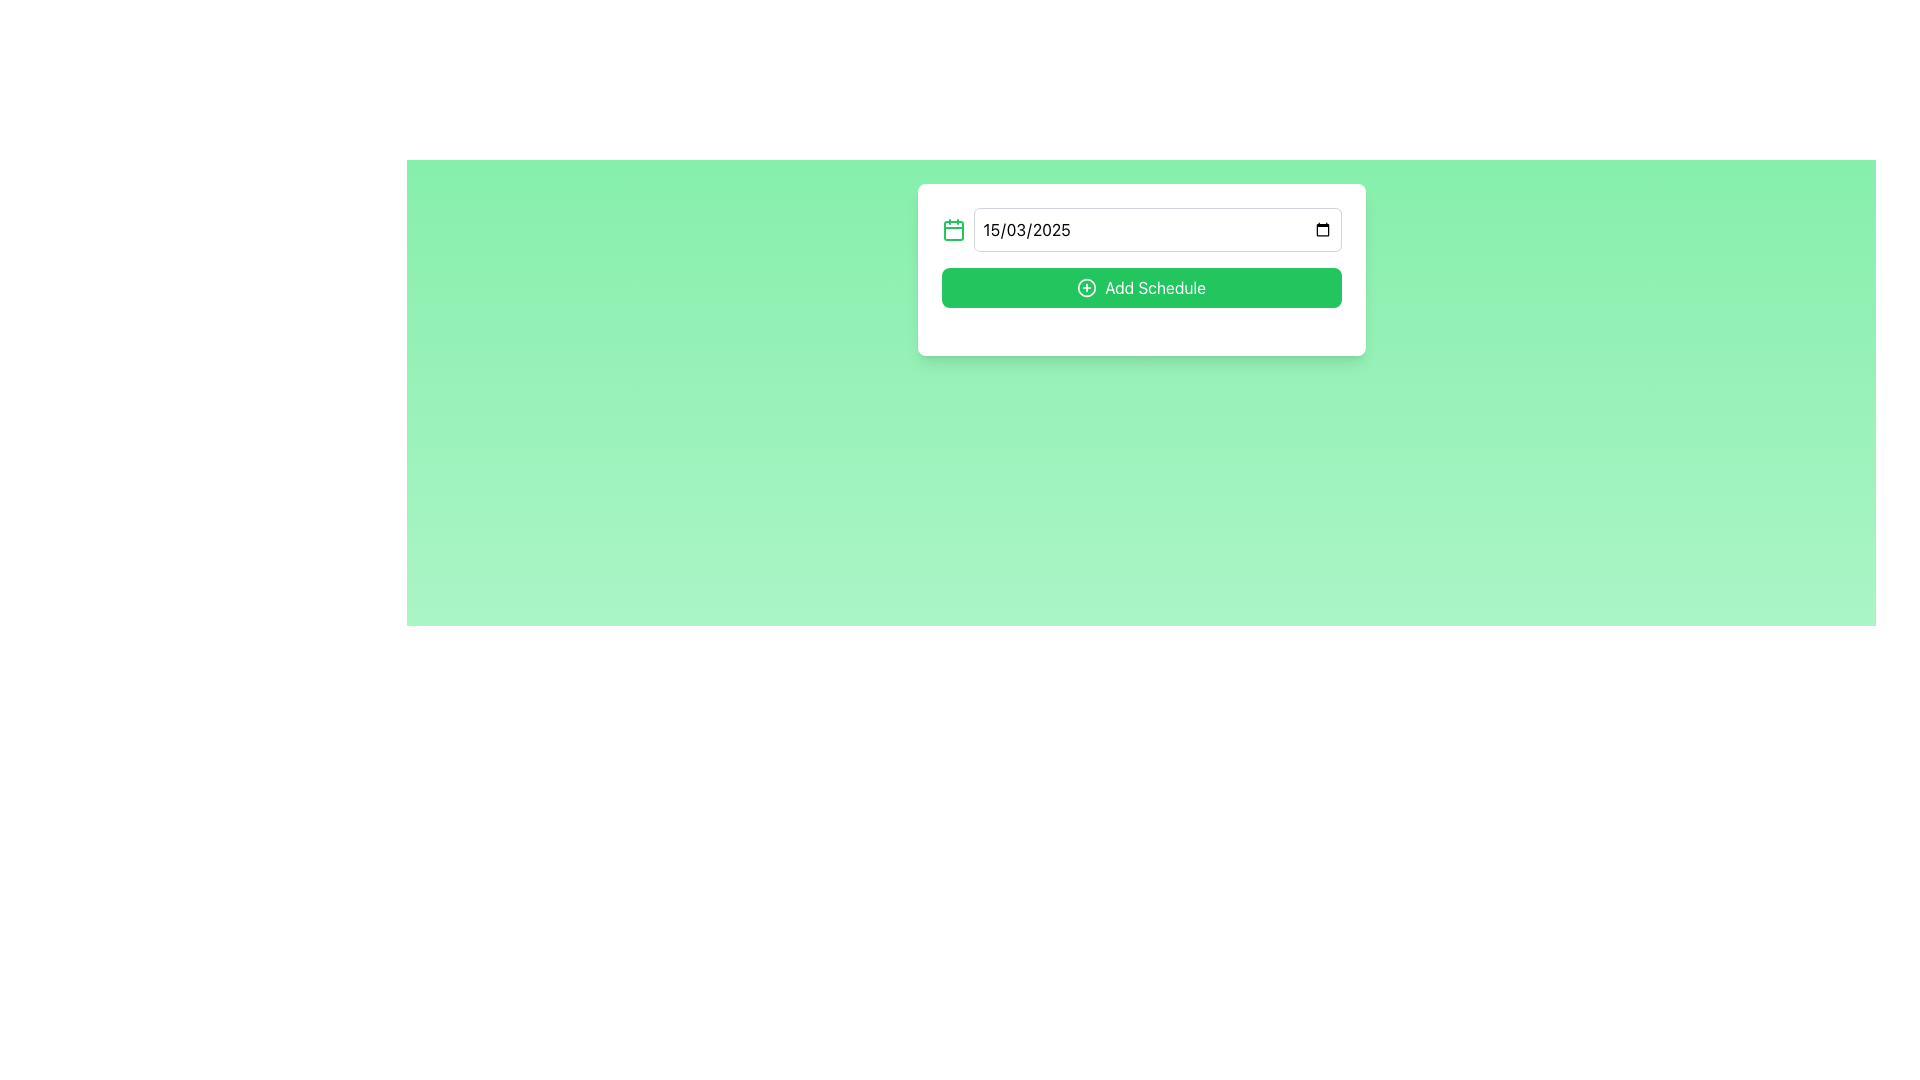  What do you see at coordinates (1086, 288) in the screenshot?
I see `the 'Add' icon within the green 'Add Schedule' button, which is positioned on the left side of the button's text` at bounding box center [1086, 288].